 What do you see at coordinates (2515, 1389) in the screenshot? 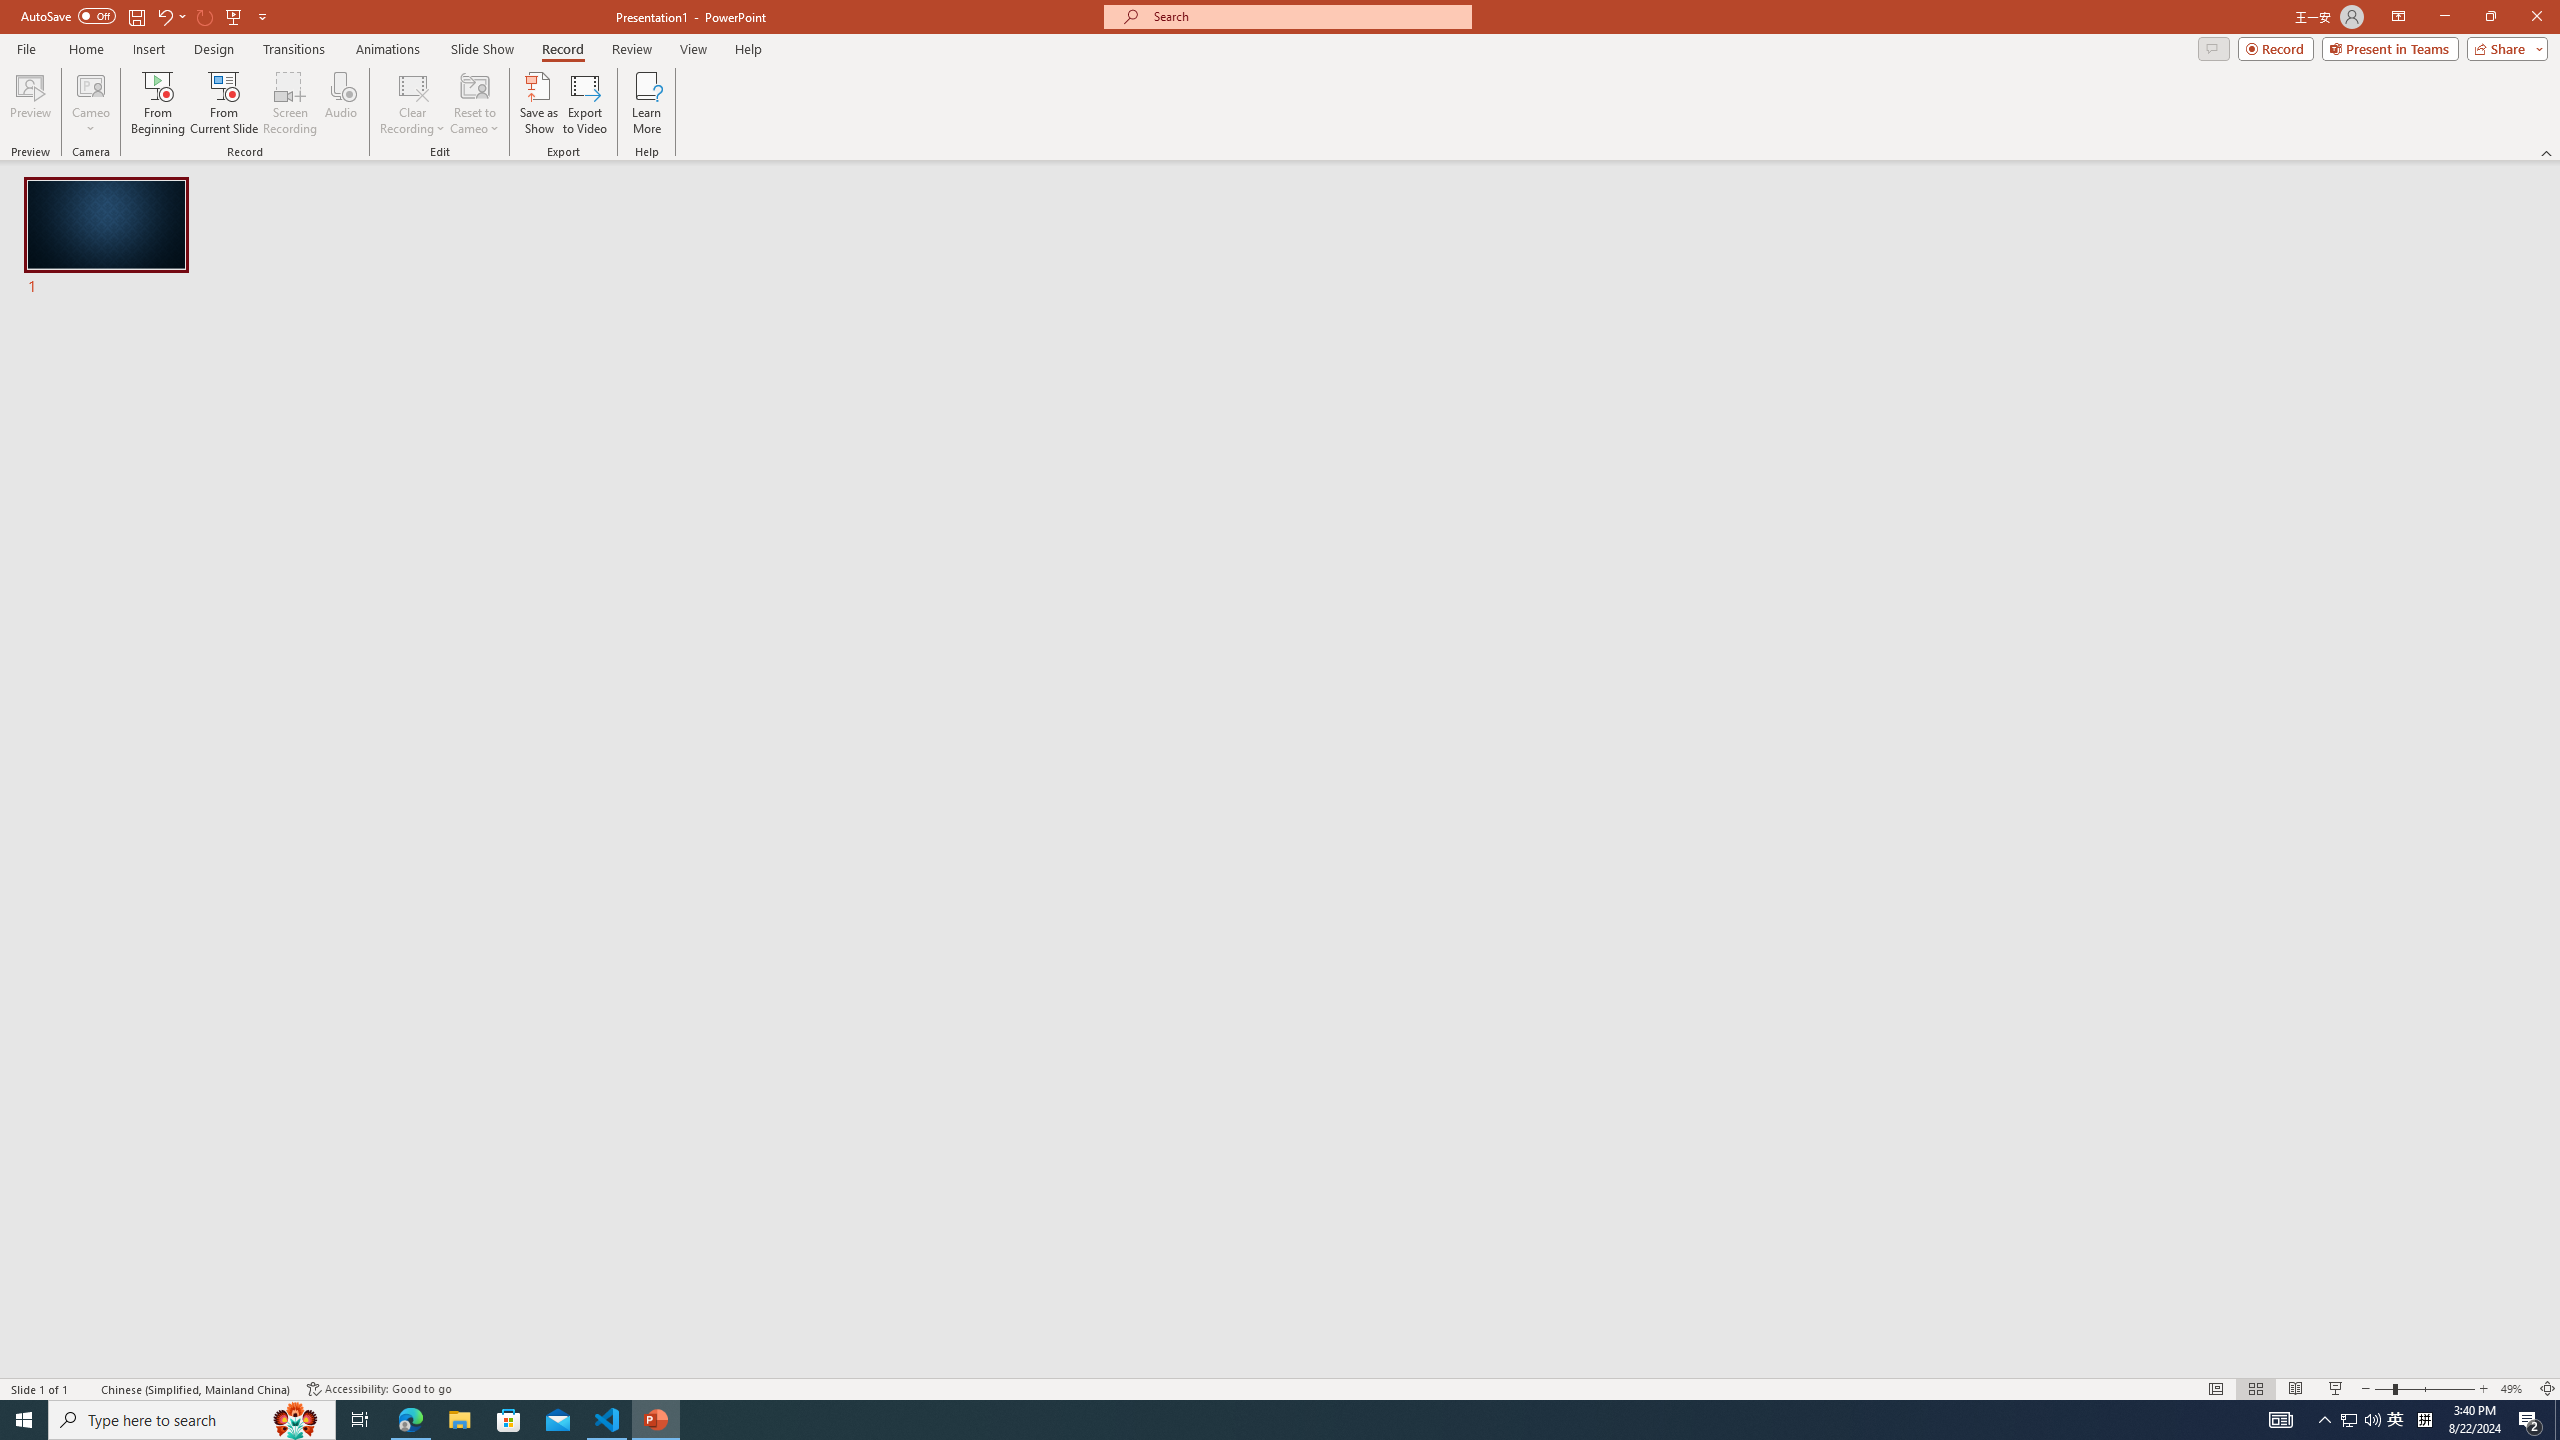
I see `'Zoom 49%'` at bounding box center [2515, 1389].